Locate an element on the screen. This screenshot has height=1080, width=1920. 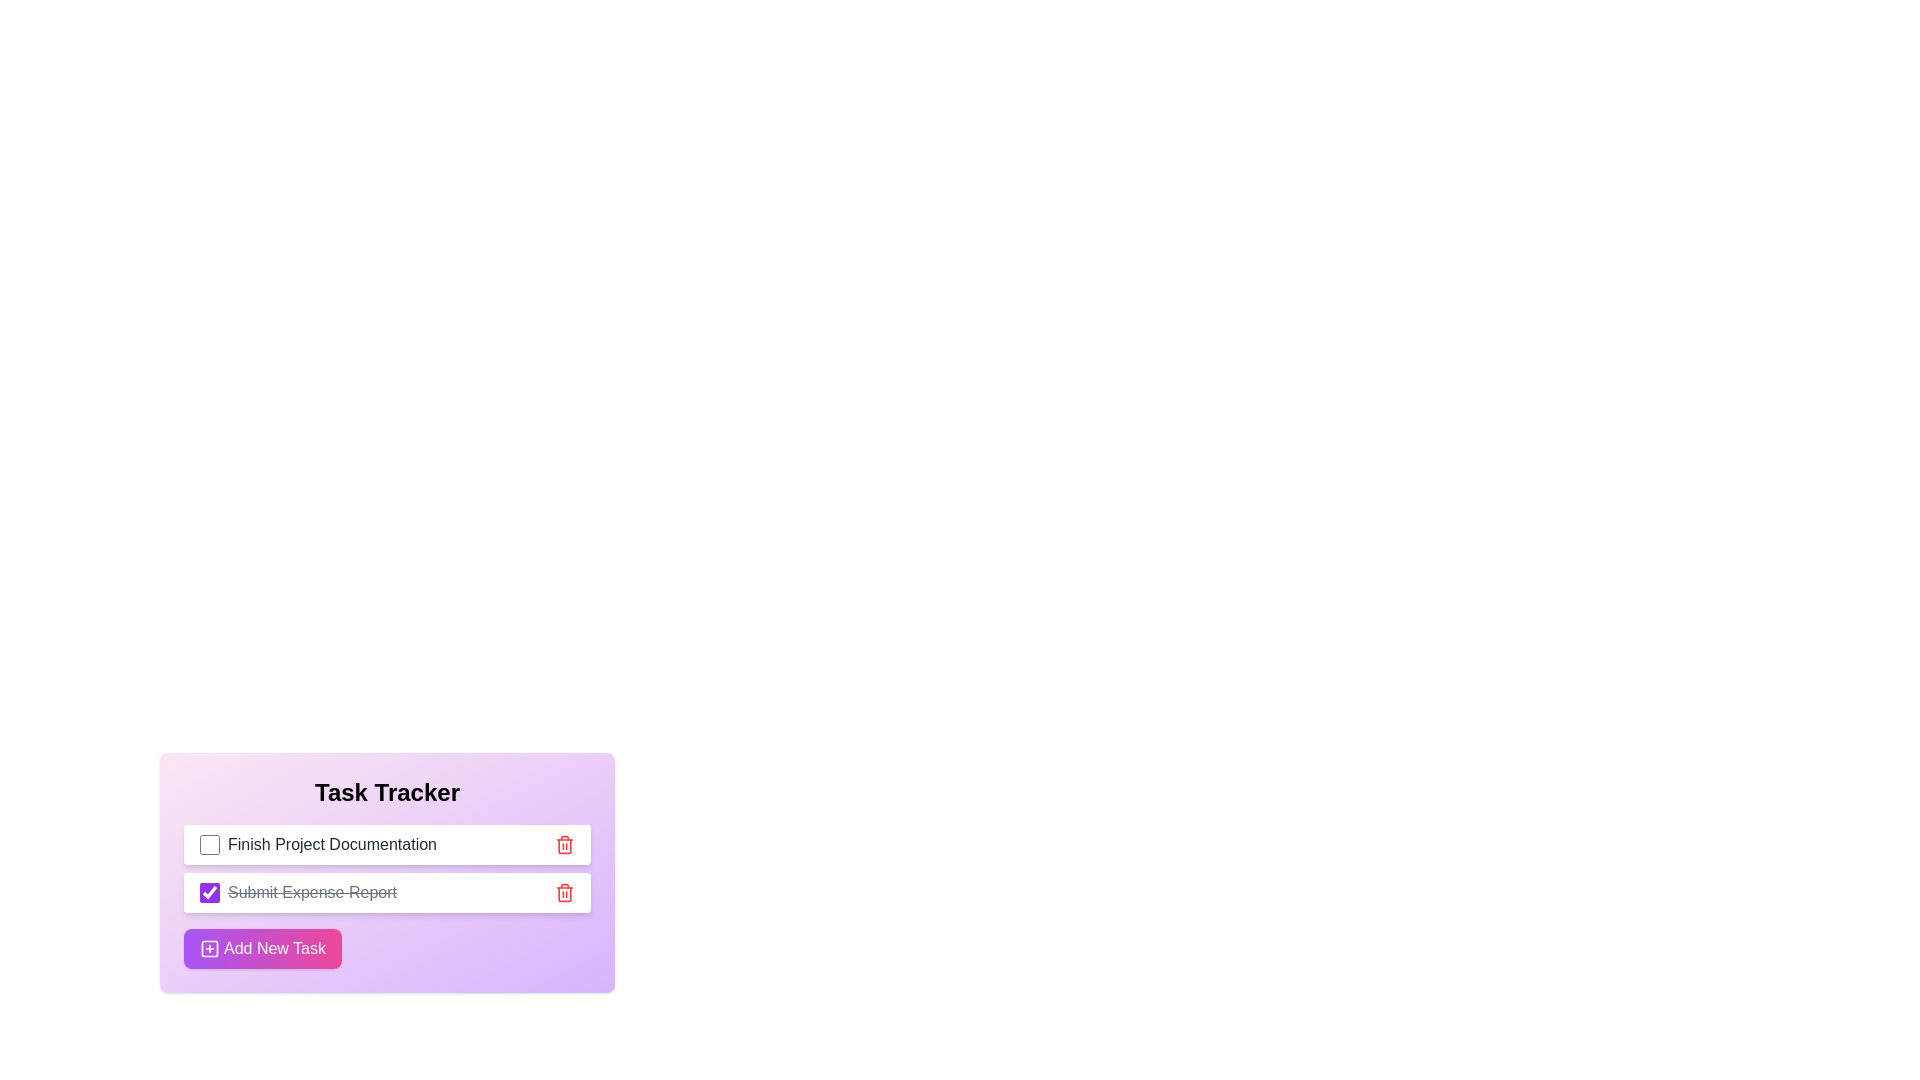
the SVG graphical element shaped like a square with rounded corners, located to the left of the 'Add New Task' button is located at coordinates (210, 947).